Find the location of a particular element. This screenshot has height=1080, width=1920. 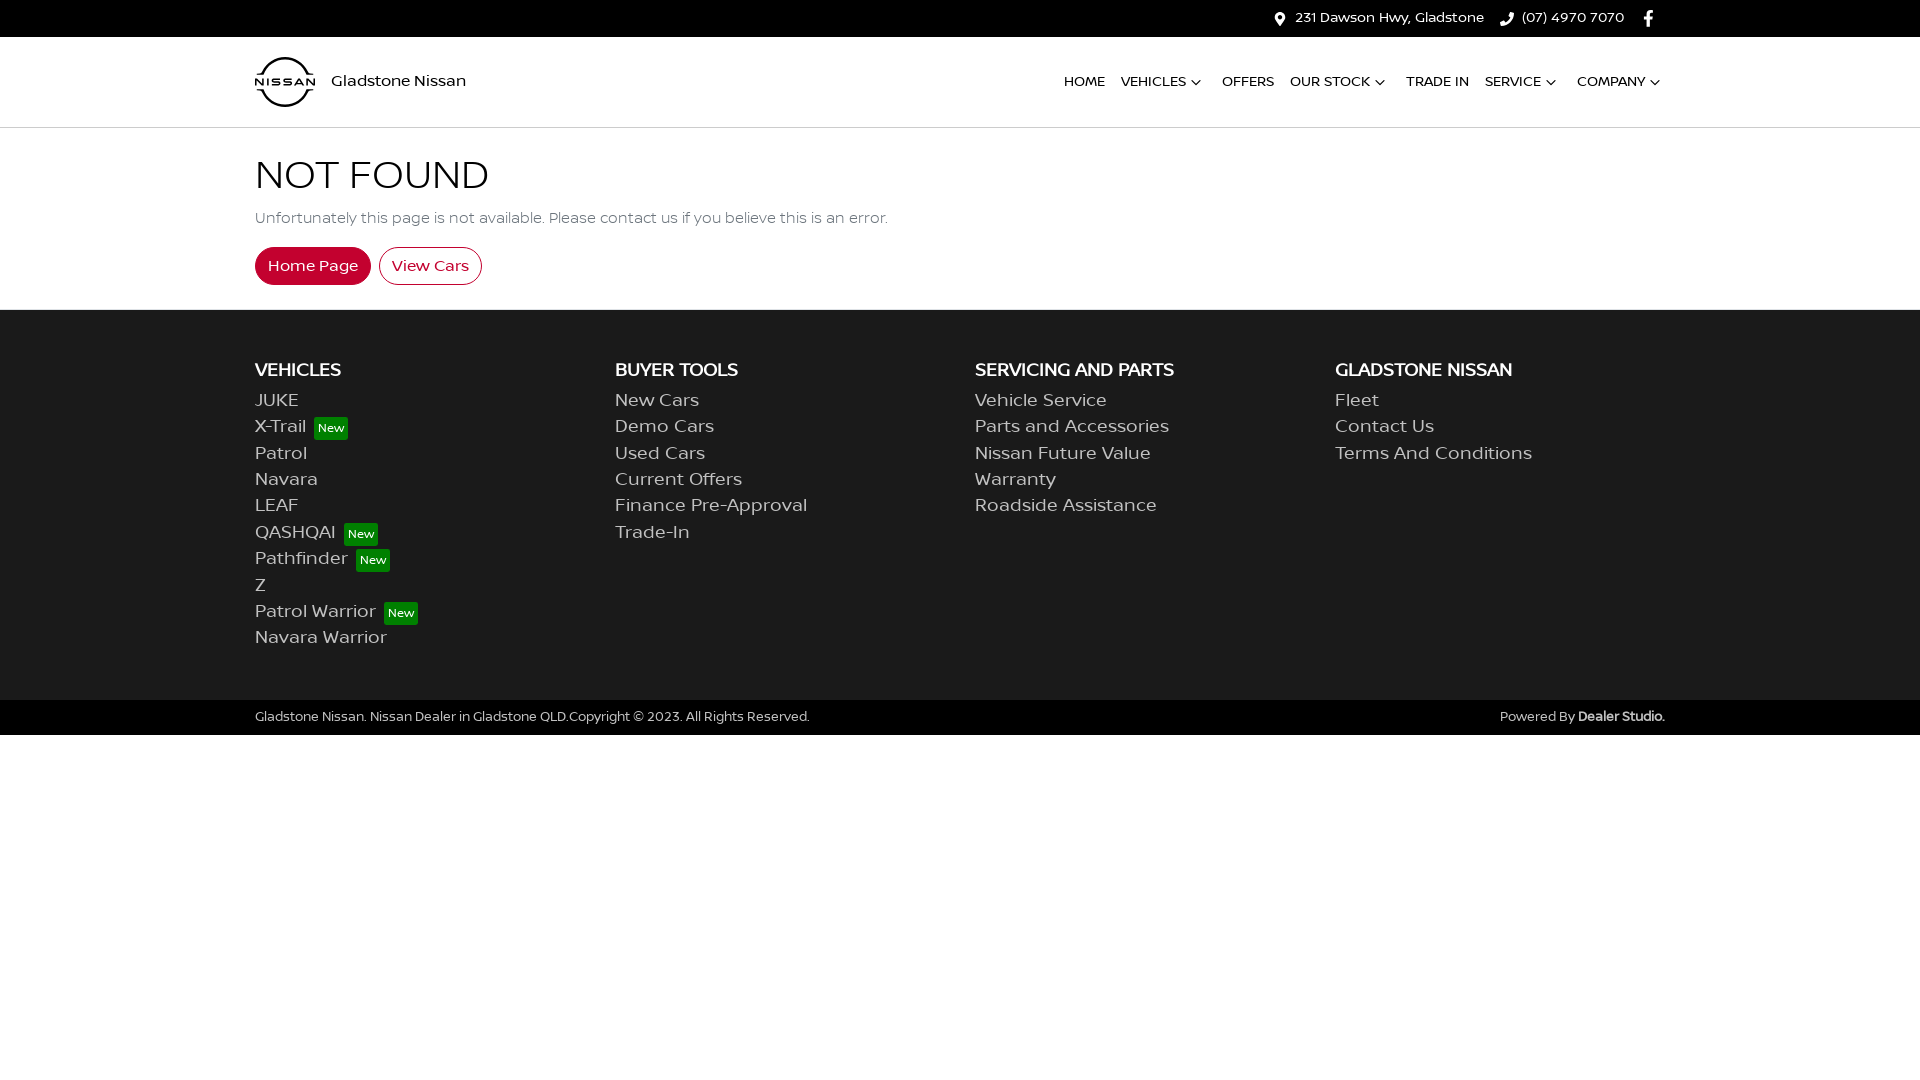

'LEAF' is located at coordinates (276, 504).